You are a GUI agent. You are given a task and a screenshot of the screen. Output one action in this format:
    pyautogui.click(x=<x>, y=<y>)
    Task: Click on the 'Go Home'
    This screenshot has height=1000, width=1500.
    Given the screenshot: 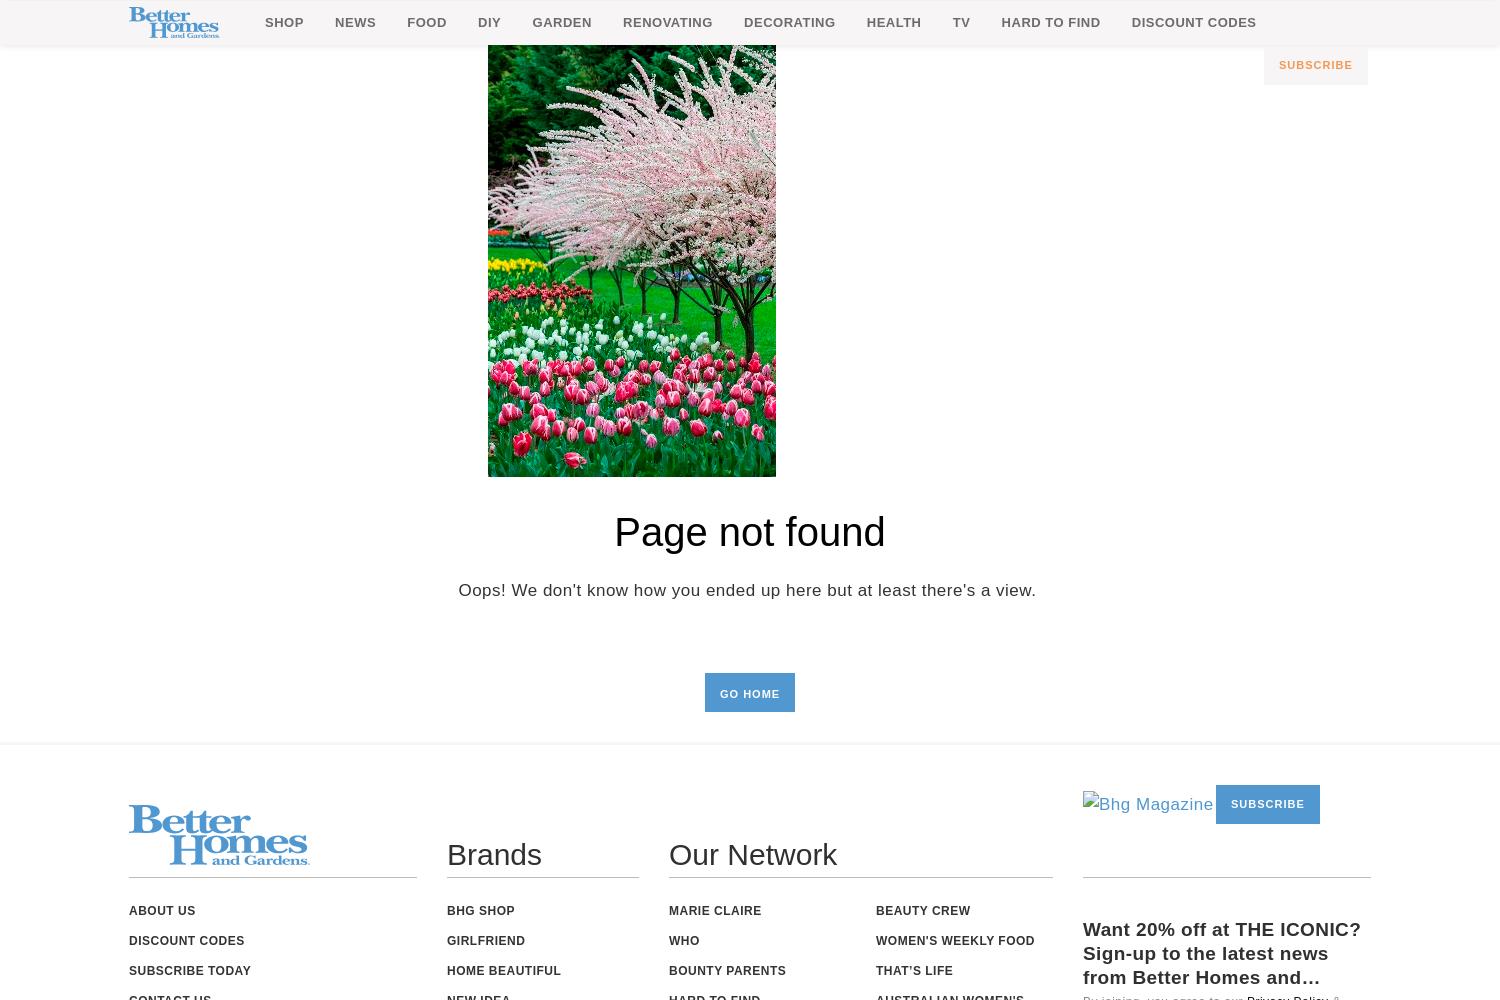 What is the action you would take?
    pyautogui.click(x=748, y=693)
    